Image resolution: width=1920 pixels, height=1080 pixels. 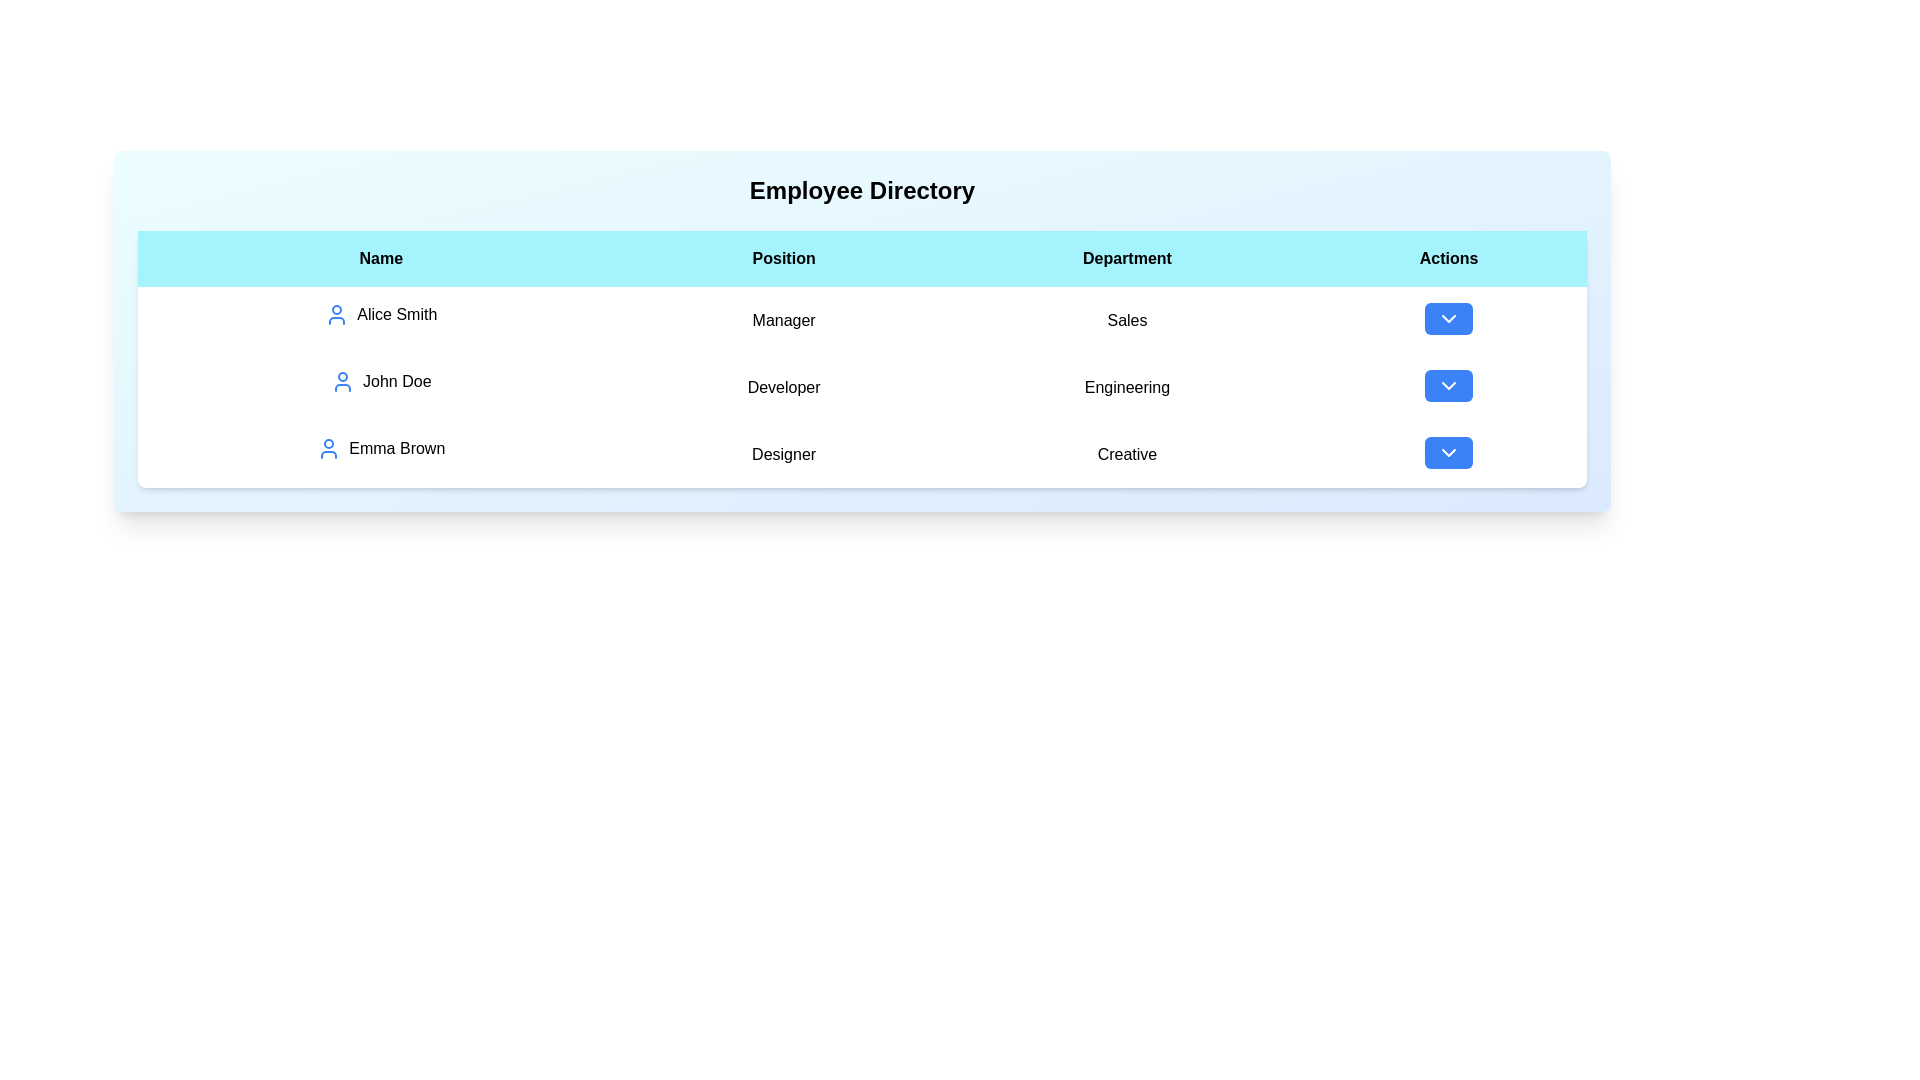 What do you see at coordinates (337, 315) in the screenshot?
I see `the user account icon located at the leftmost side of the row containing the name 'Alice Smith' in the table layout` at bounding box center [337, 315].